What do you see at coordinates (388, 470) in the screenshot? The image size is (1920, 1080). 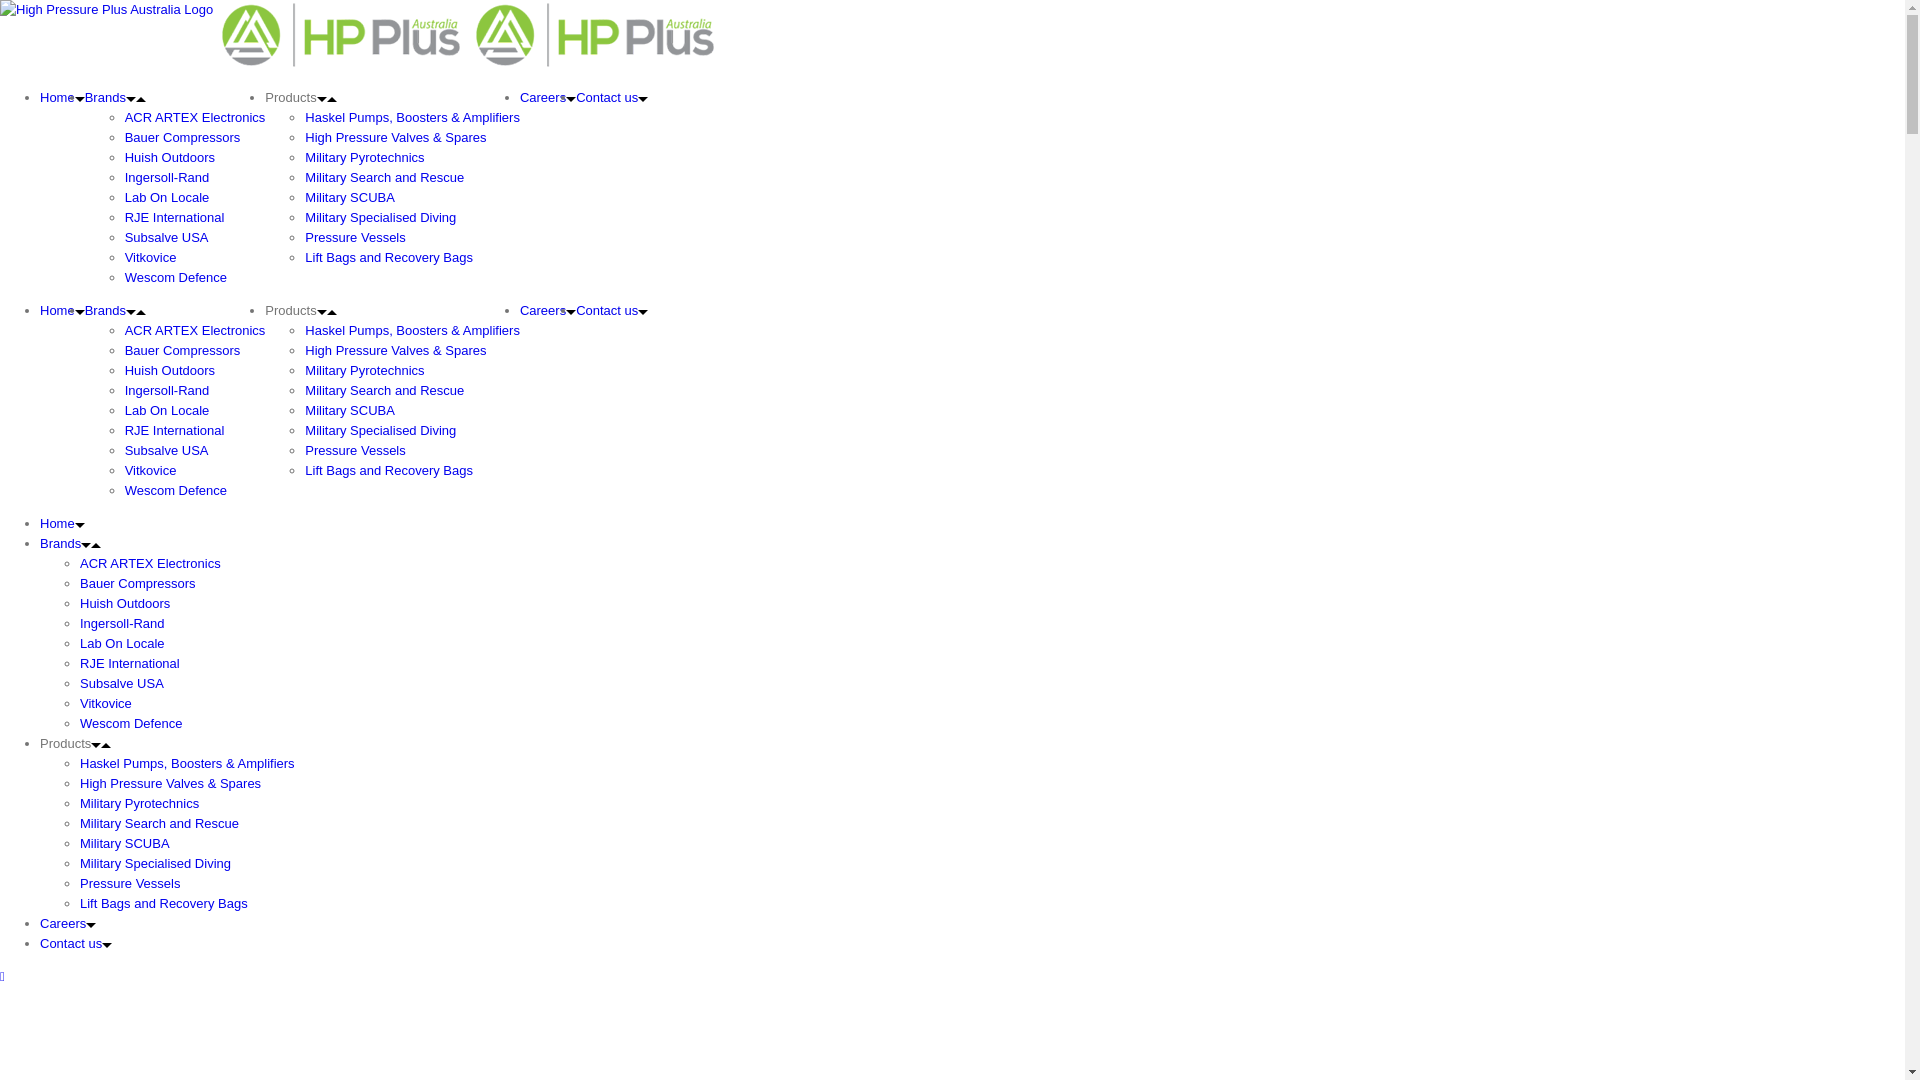 I see `'Lift Bags and Recovery Bags'` at bounding box center [388, 470].